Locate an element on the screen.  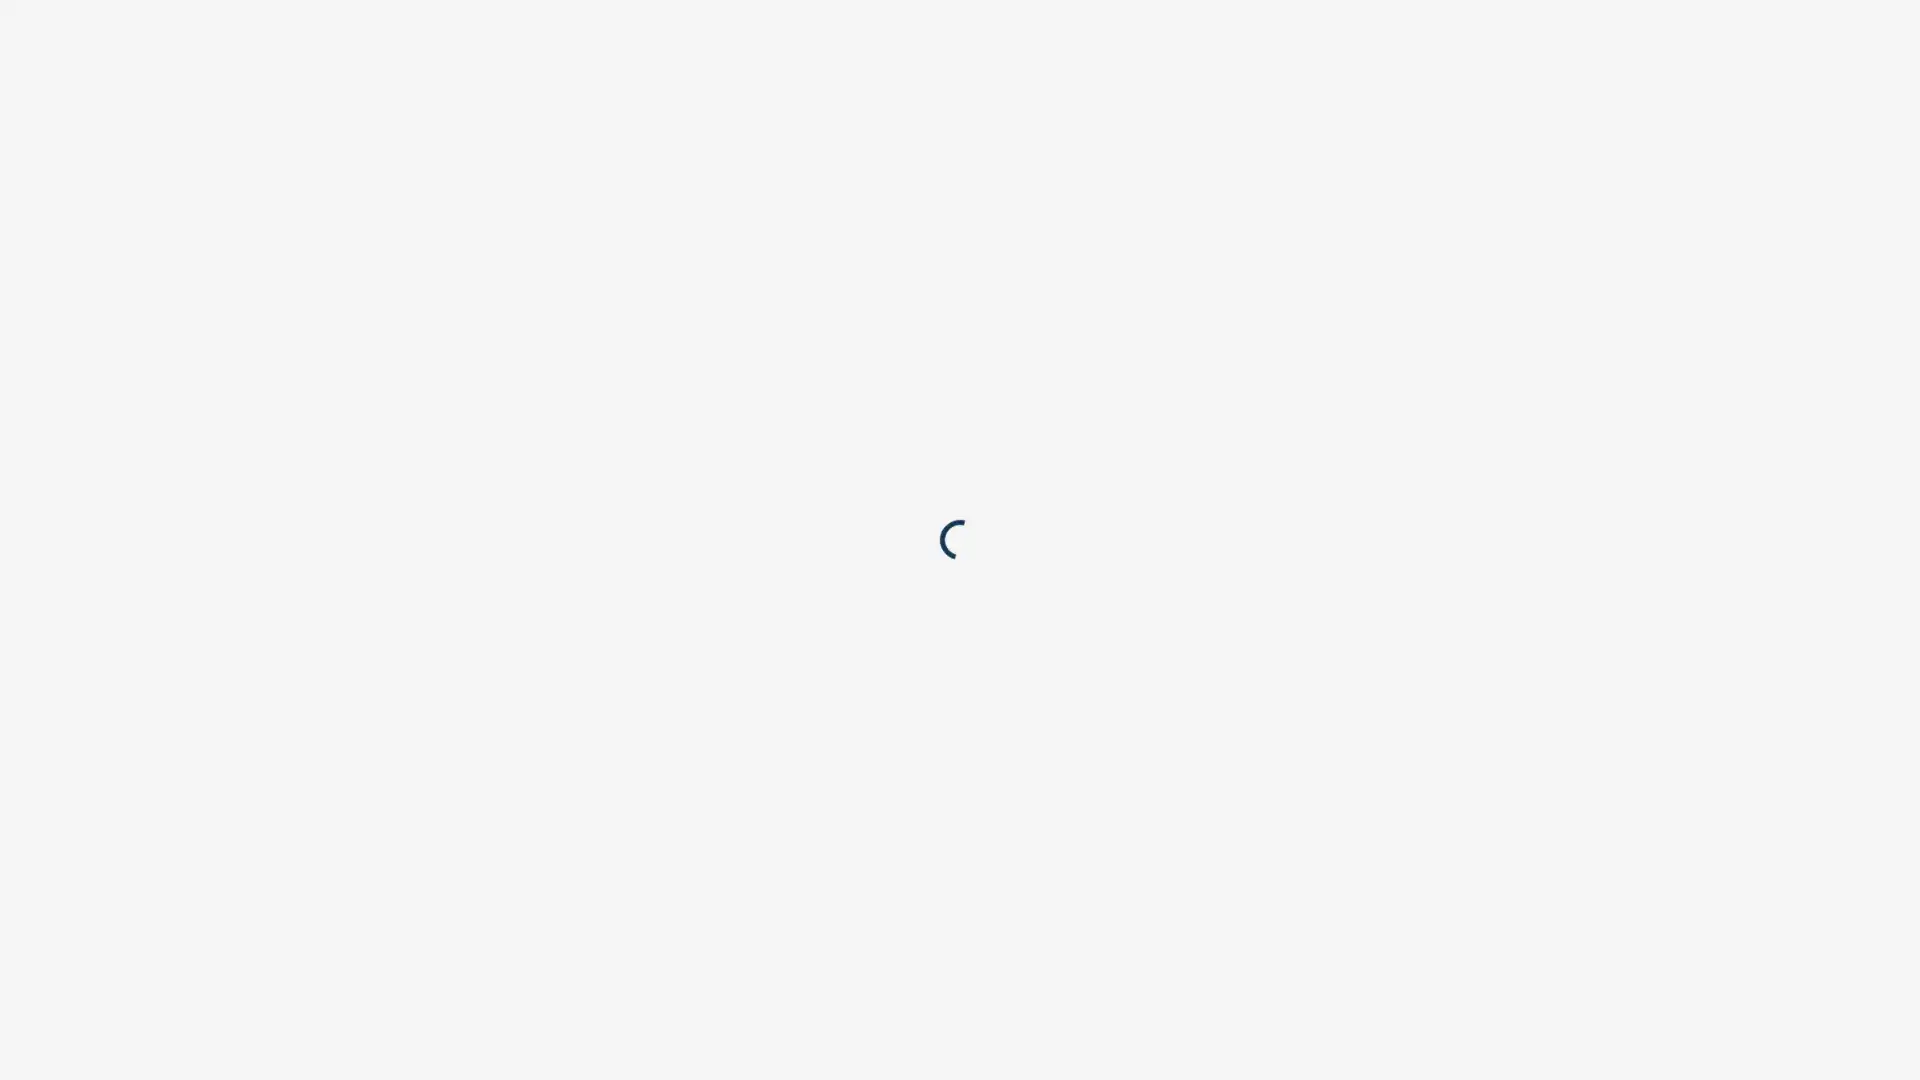
Submit report is located at coordinates (1200, 230).